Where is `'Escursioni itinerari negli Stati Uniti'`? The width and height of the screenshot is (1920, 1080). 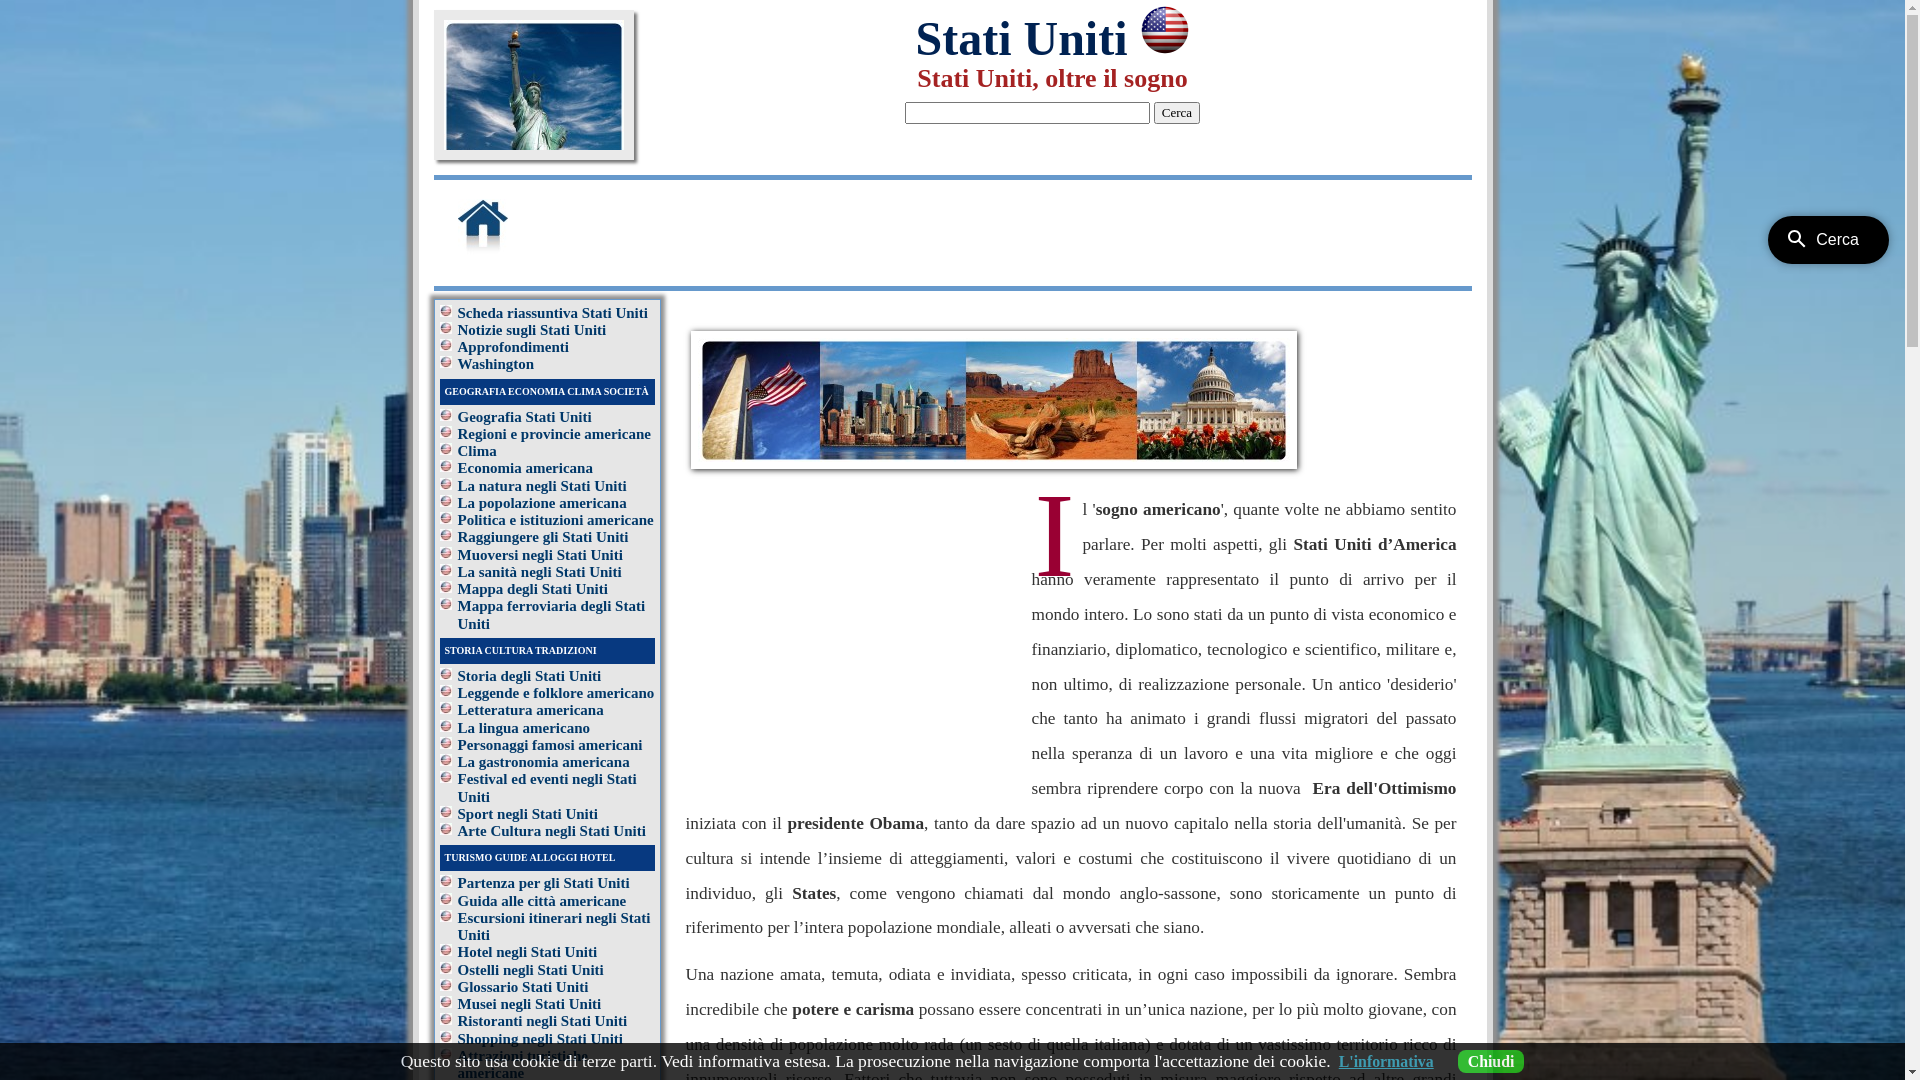
'Escursioni itinerari negli Stati Uniti' is located at coordinates (554, 926).